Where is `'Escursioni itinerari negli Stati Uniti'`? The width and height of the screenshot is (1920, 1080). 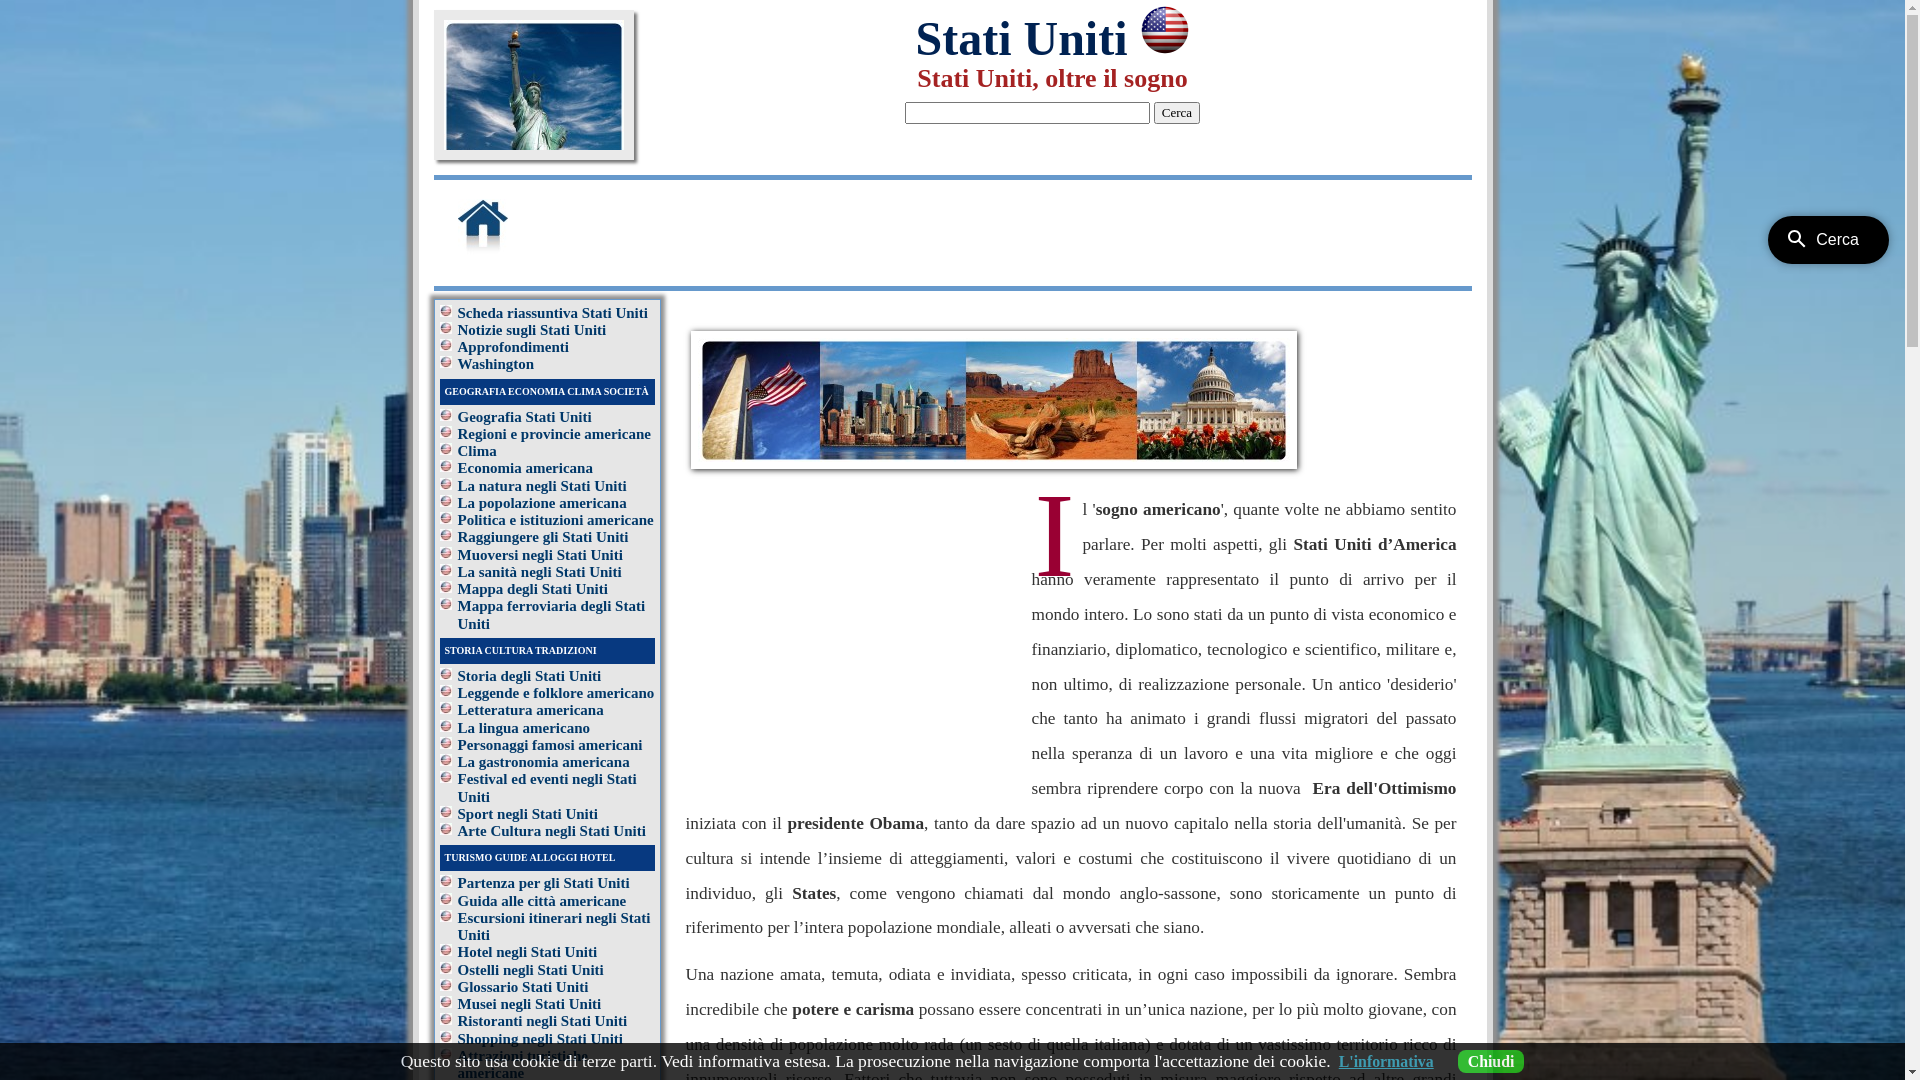
'Escursioni itinerari negli Stati Uniti' is located at coordinates (554, 926).